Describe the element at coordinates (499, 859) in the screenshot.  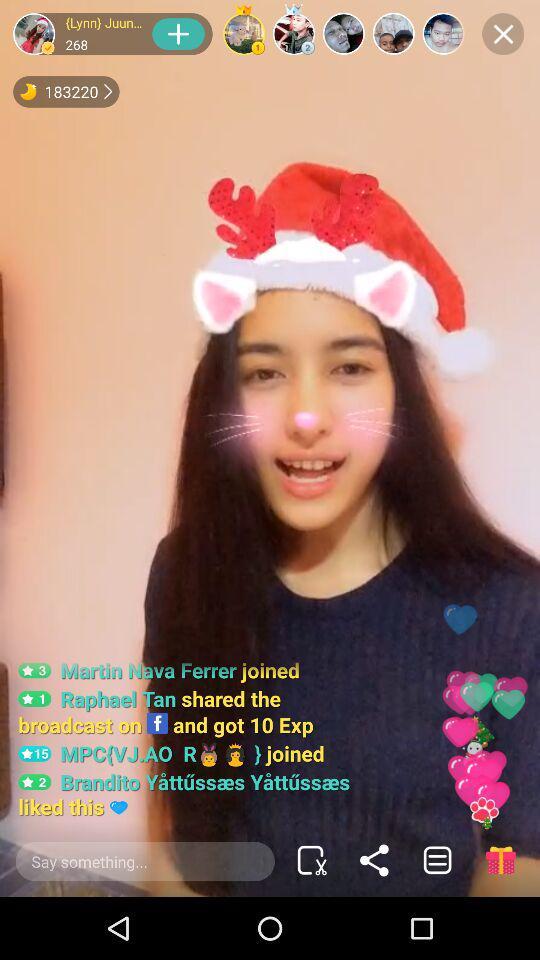
I see `the gift icon` at that location.